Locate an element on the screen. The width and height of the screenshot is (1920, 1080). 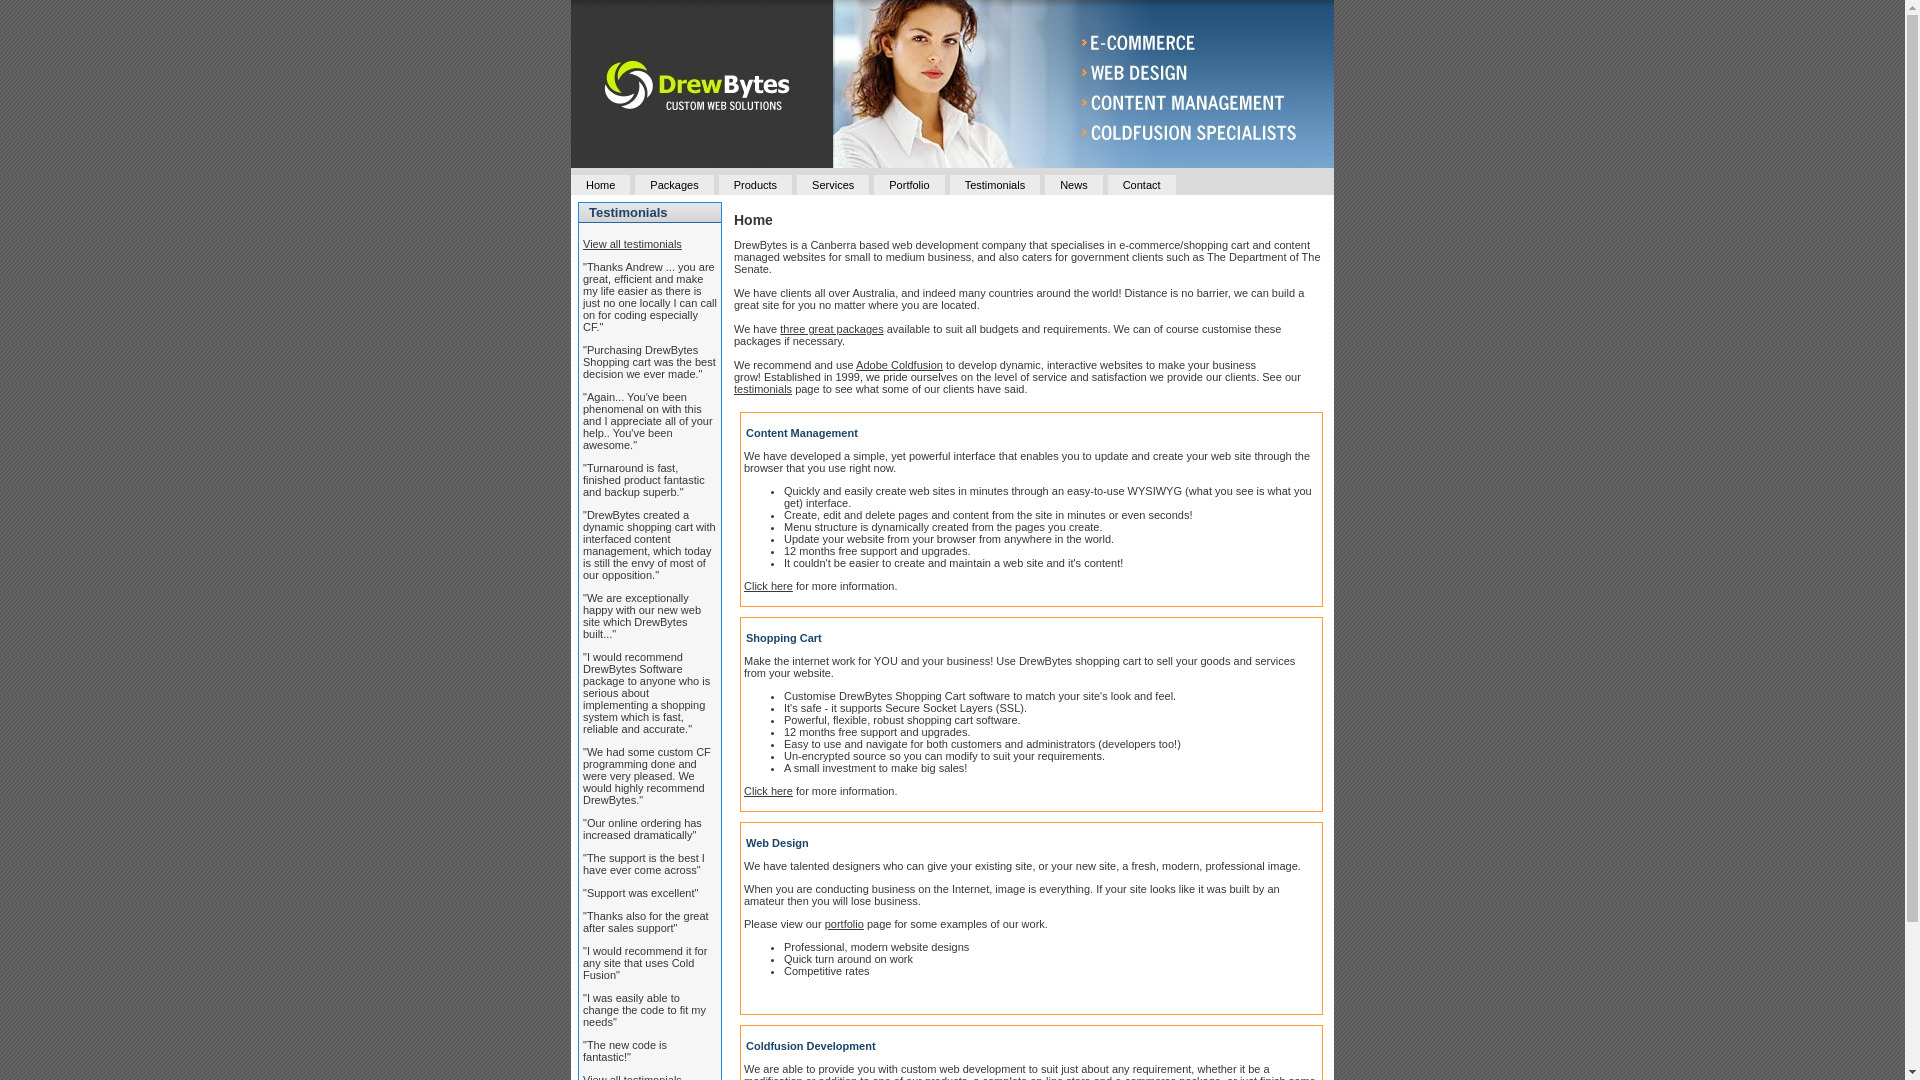
'portfolio' is located at coordinates (844, 924).